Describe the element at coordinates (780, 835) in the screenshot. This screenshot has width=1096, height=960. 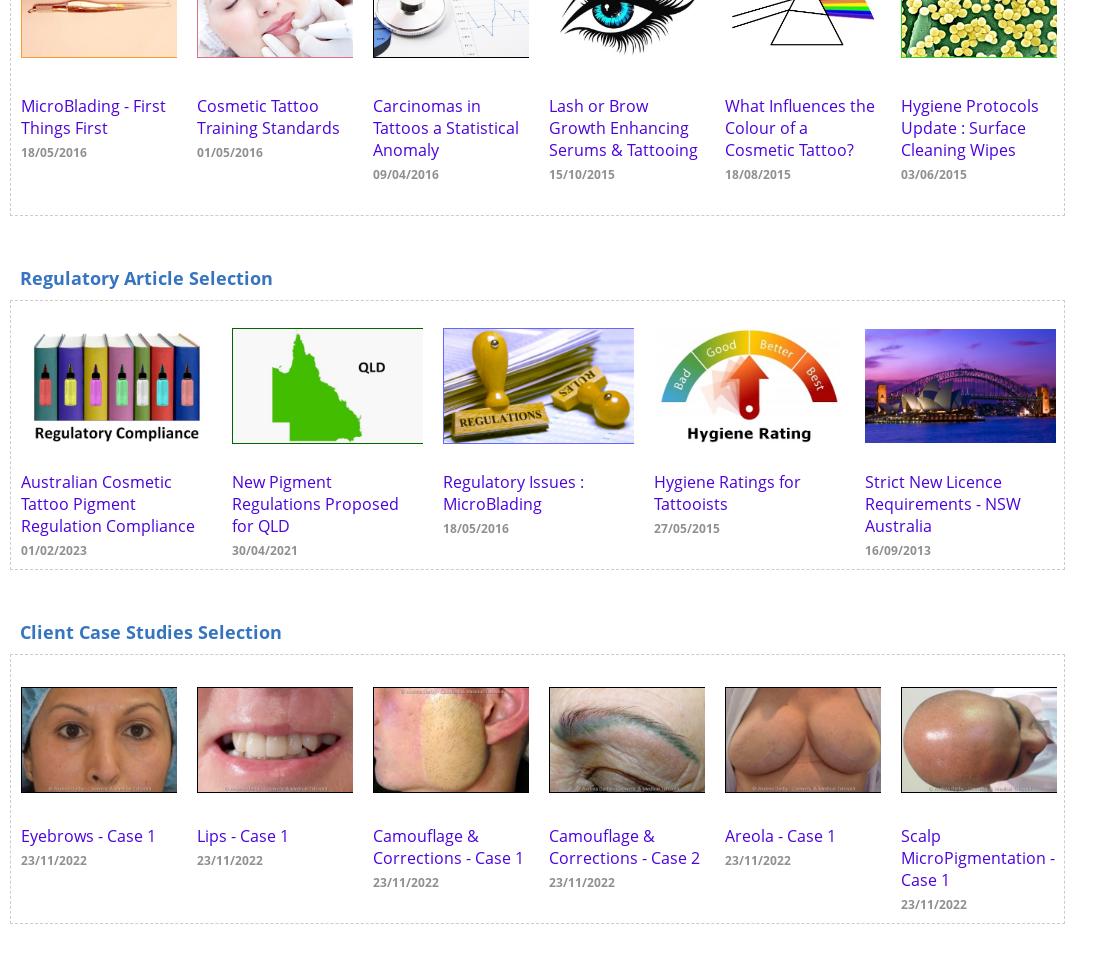
I see `'Areola - Case 1'` at that location.